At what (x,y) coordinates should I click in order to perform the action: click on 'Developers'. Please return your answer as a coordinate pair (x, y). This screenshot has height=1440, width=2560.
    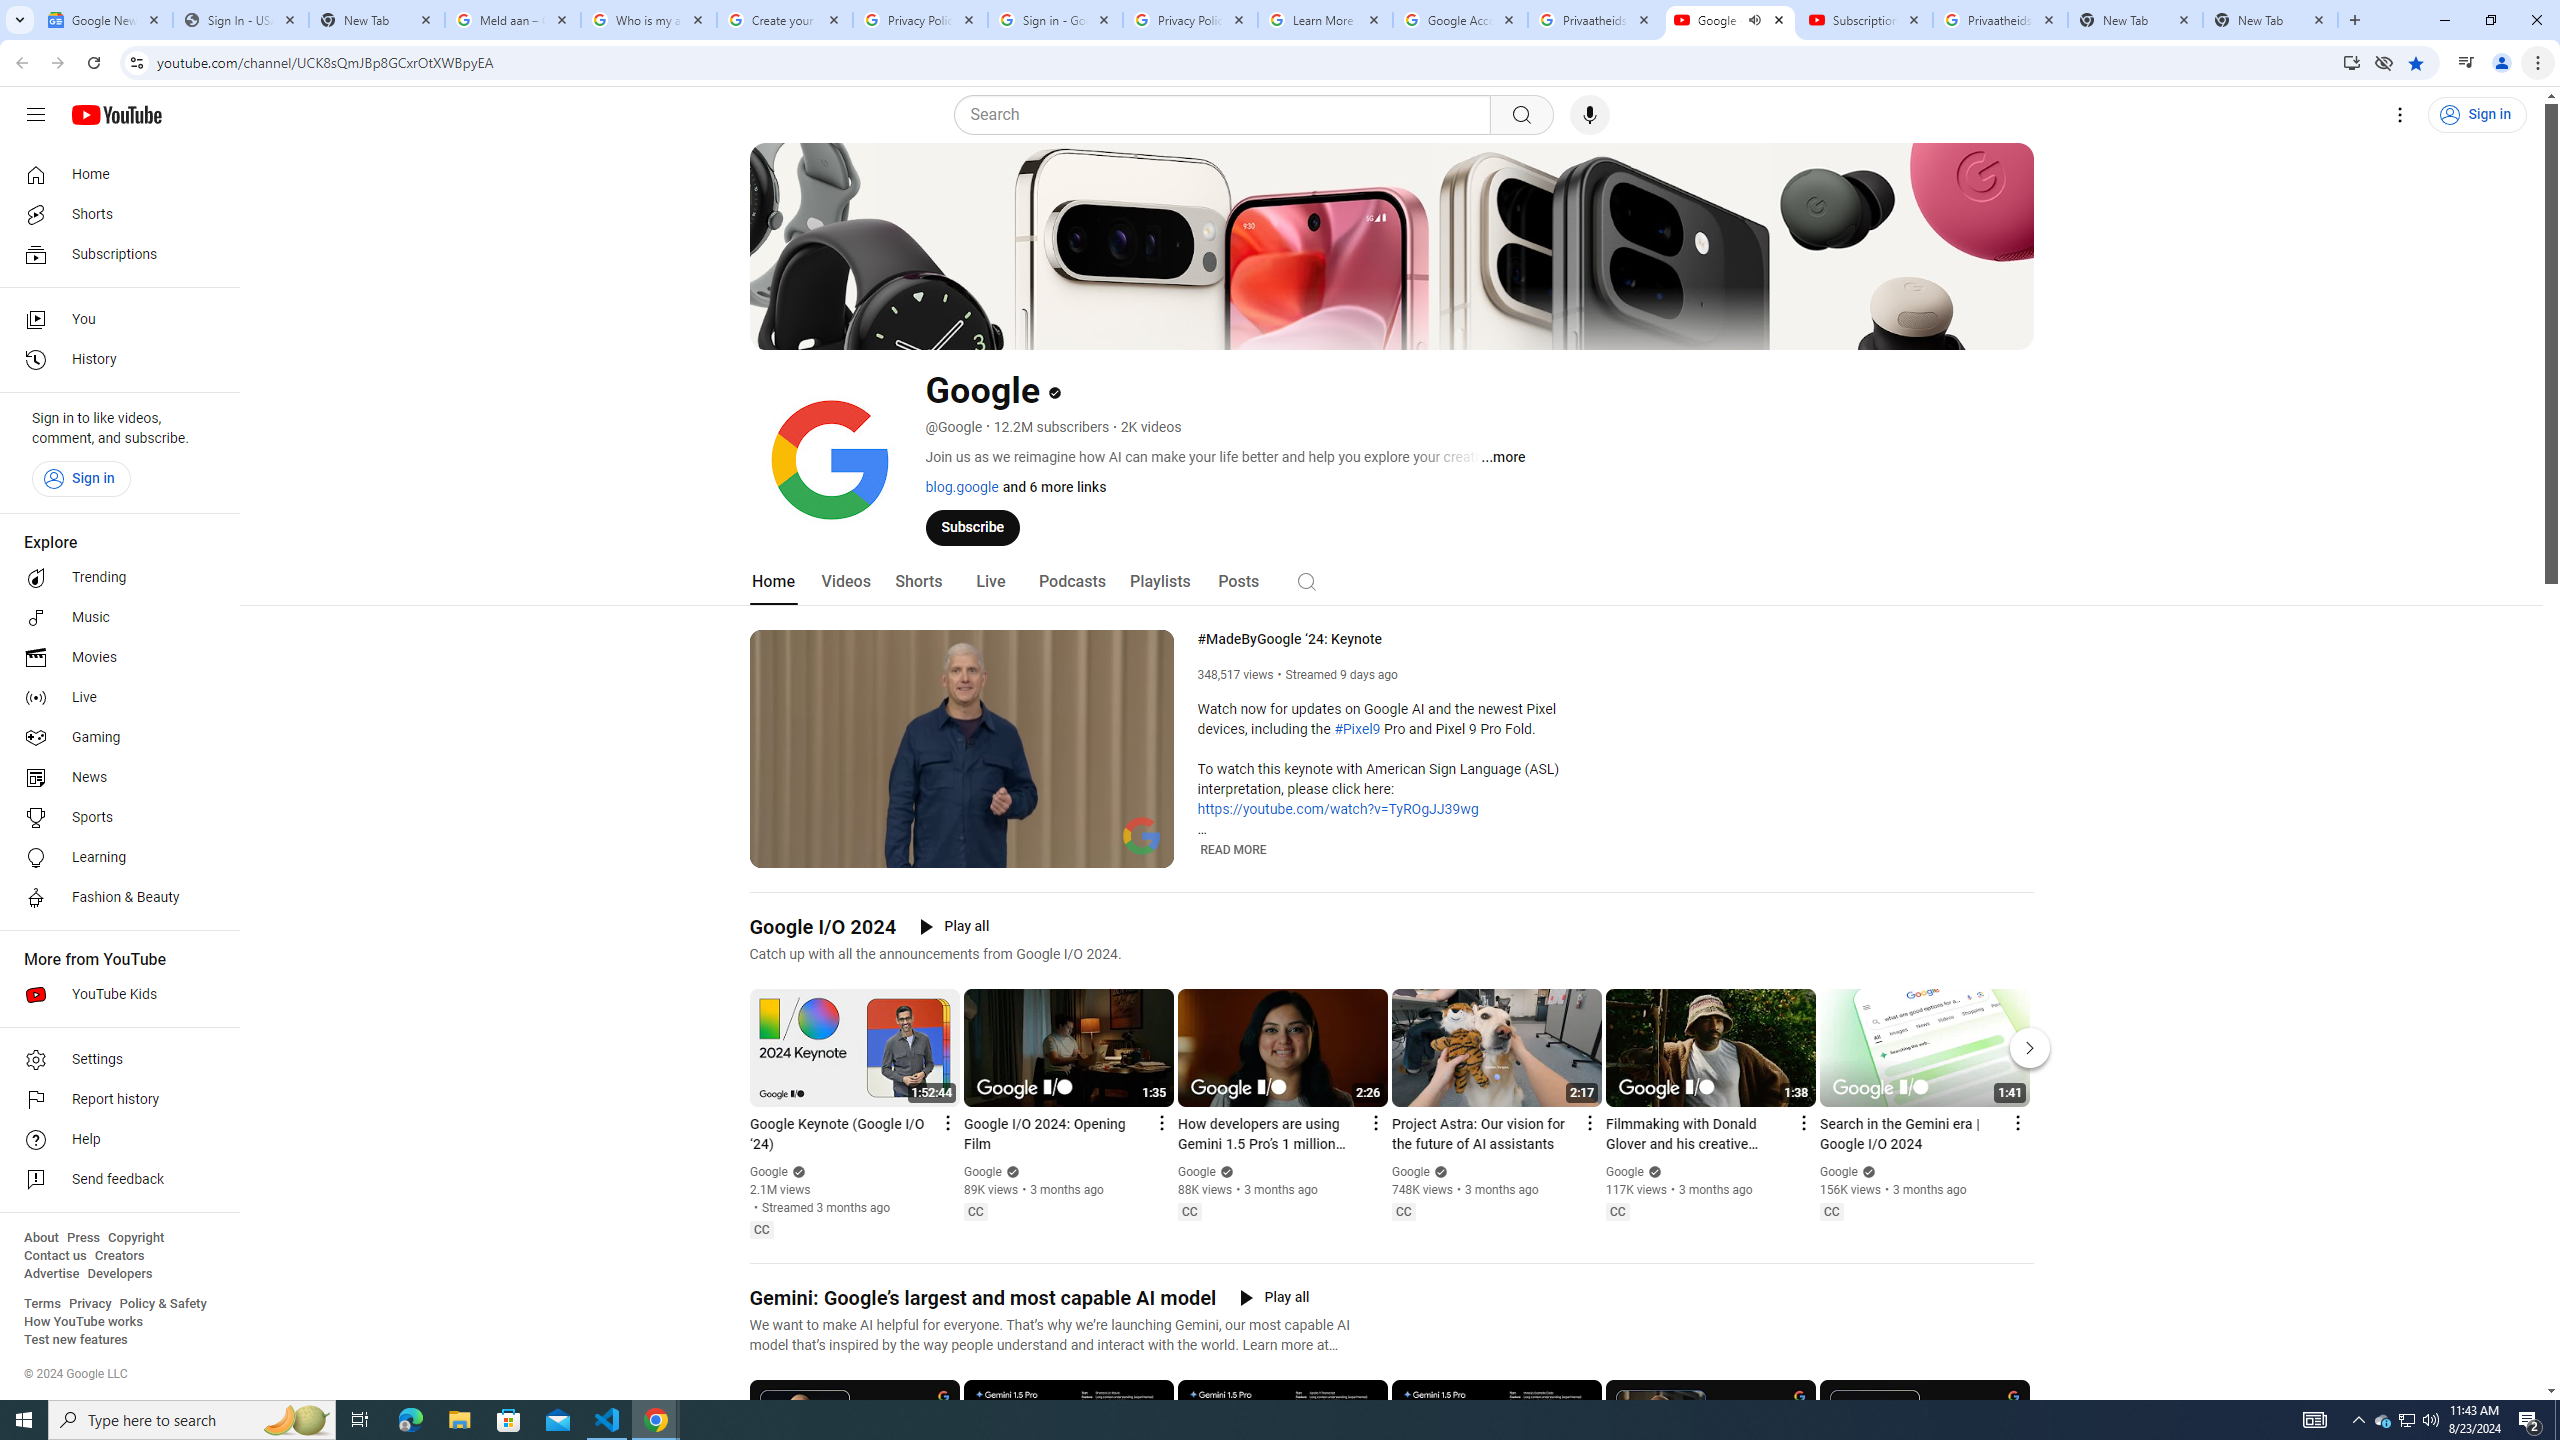
    Looking at the image, I should click on (119, 1272).